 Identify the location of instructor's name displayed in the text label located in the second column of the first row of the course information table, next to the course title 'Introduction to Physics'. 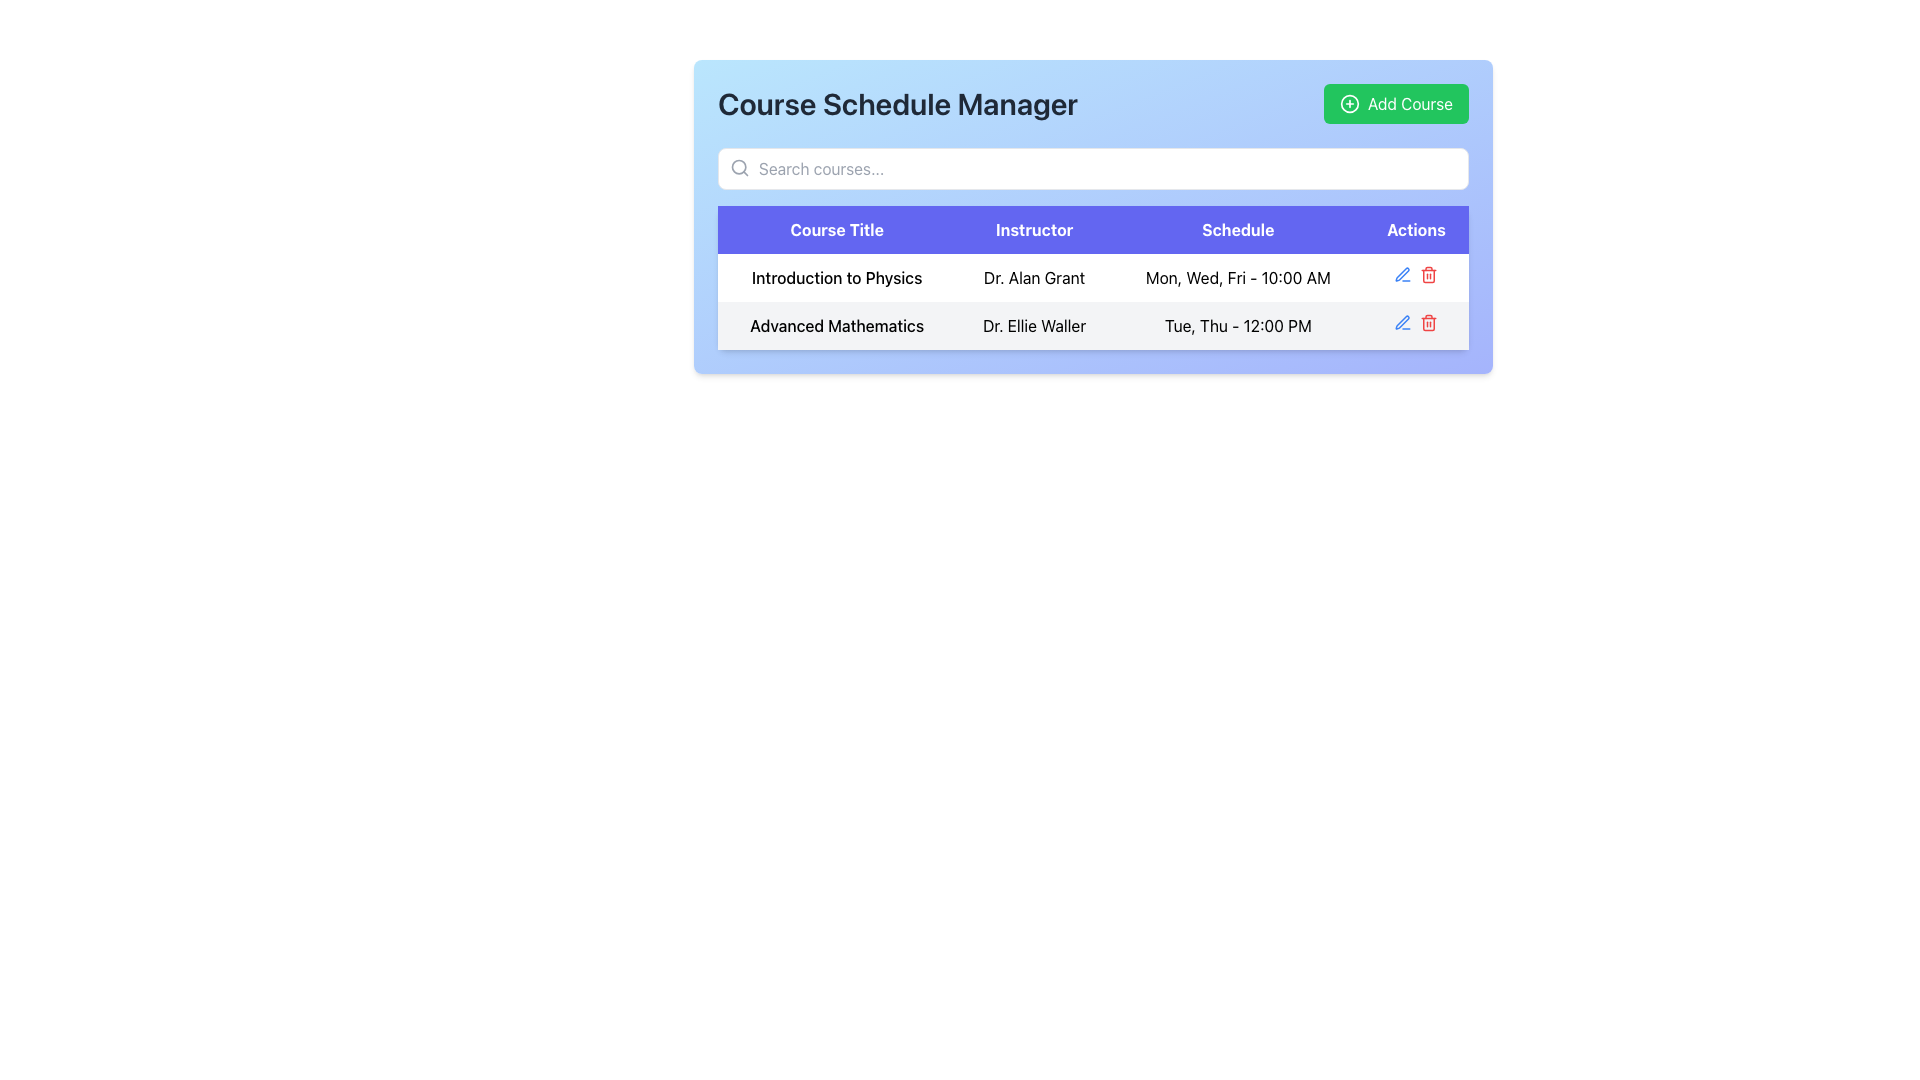
(1034, 277).